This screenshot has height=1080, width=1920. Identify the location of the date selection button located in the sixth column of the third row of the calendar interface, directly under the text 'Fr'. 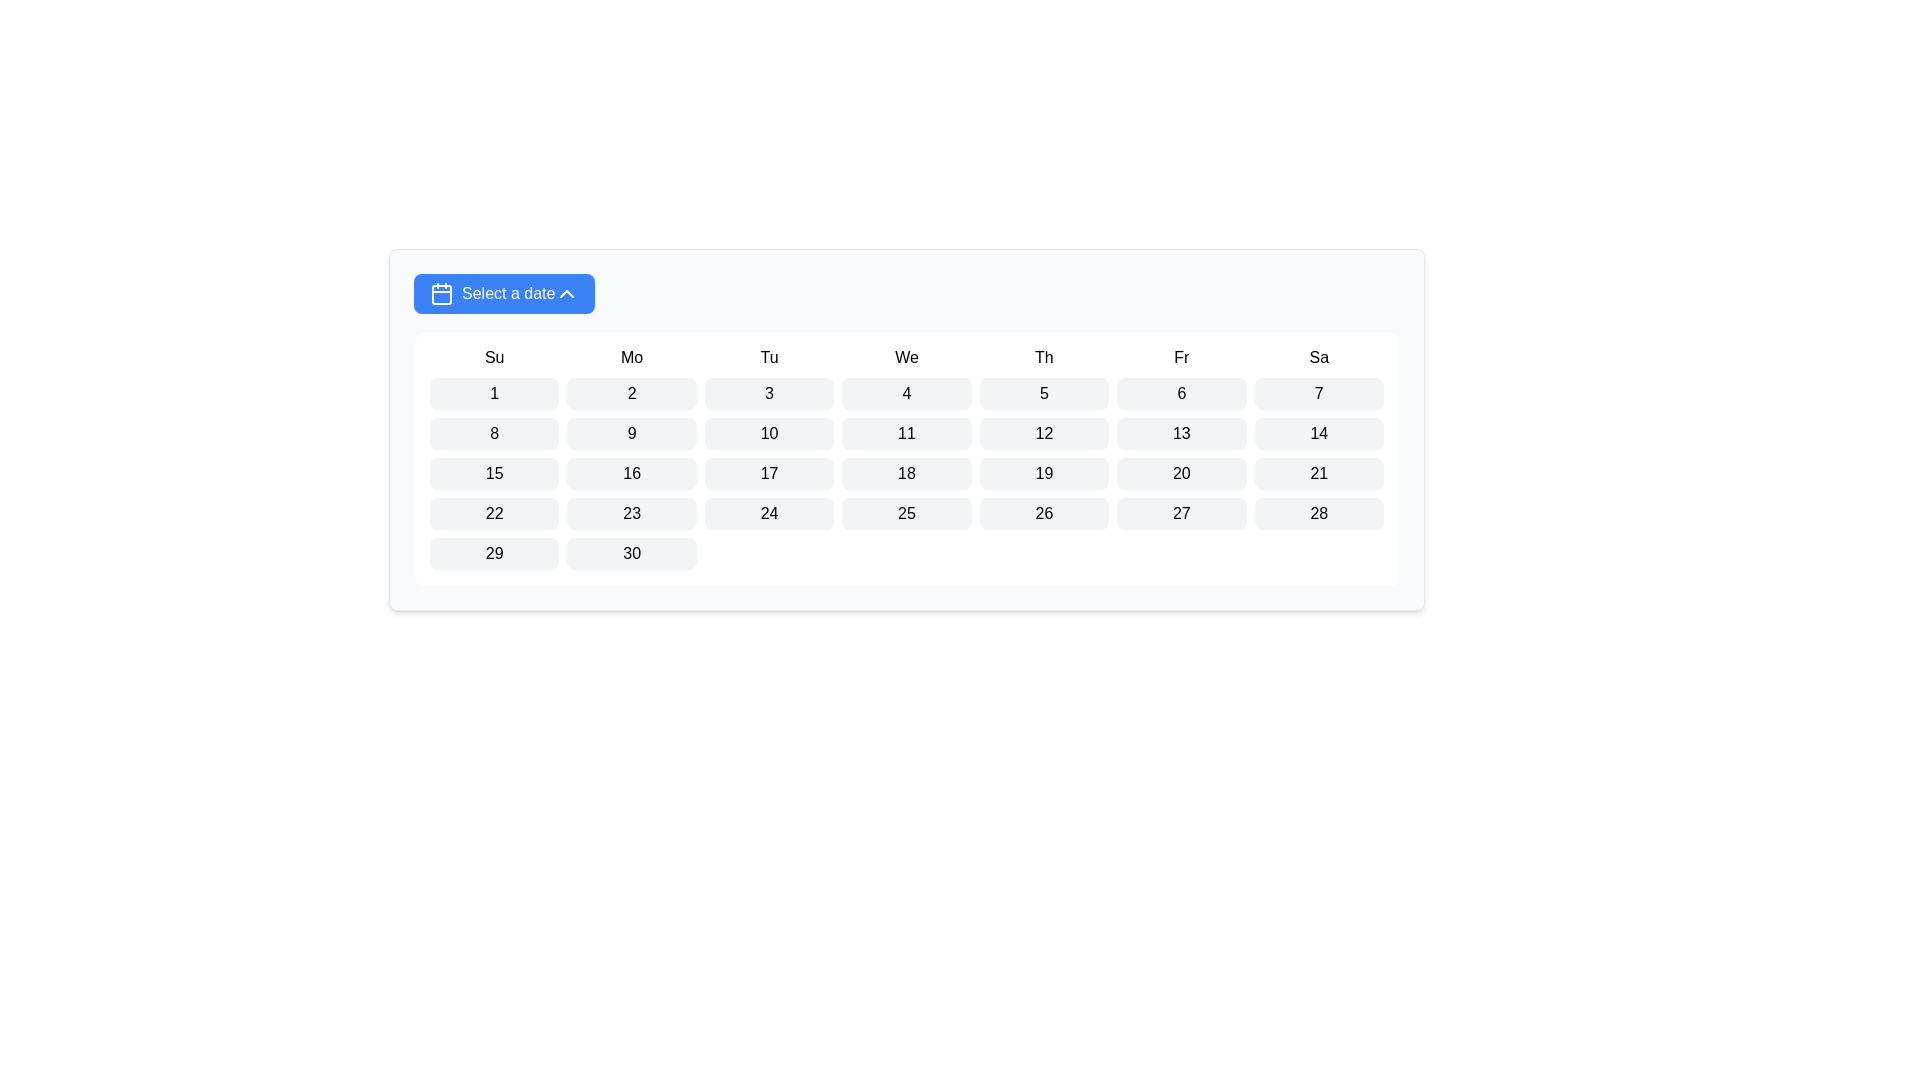
(1181, 433).